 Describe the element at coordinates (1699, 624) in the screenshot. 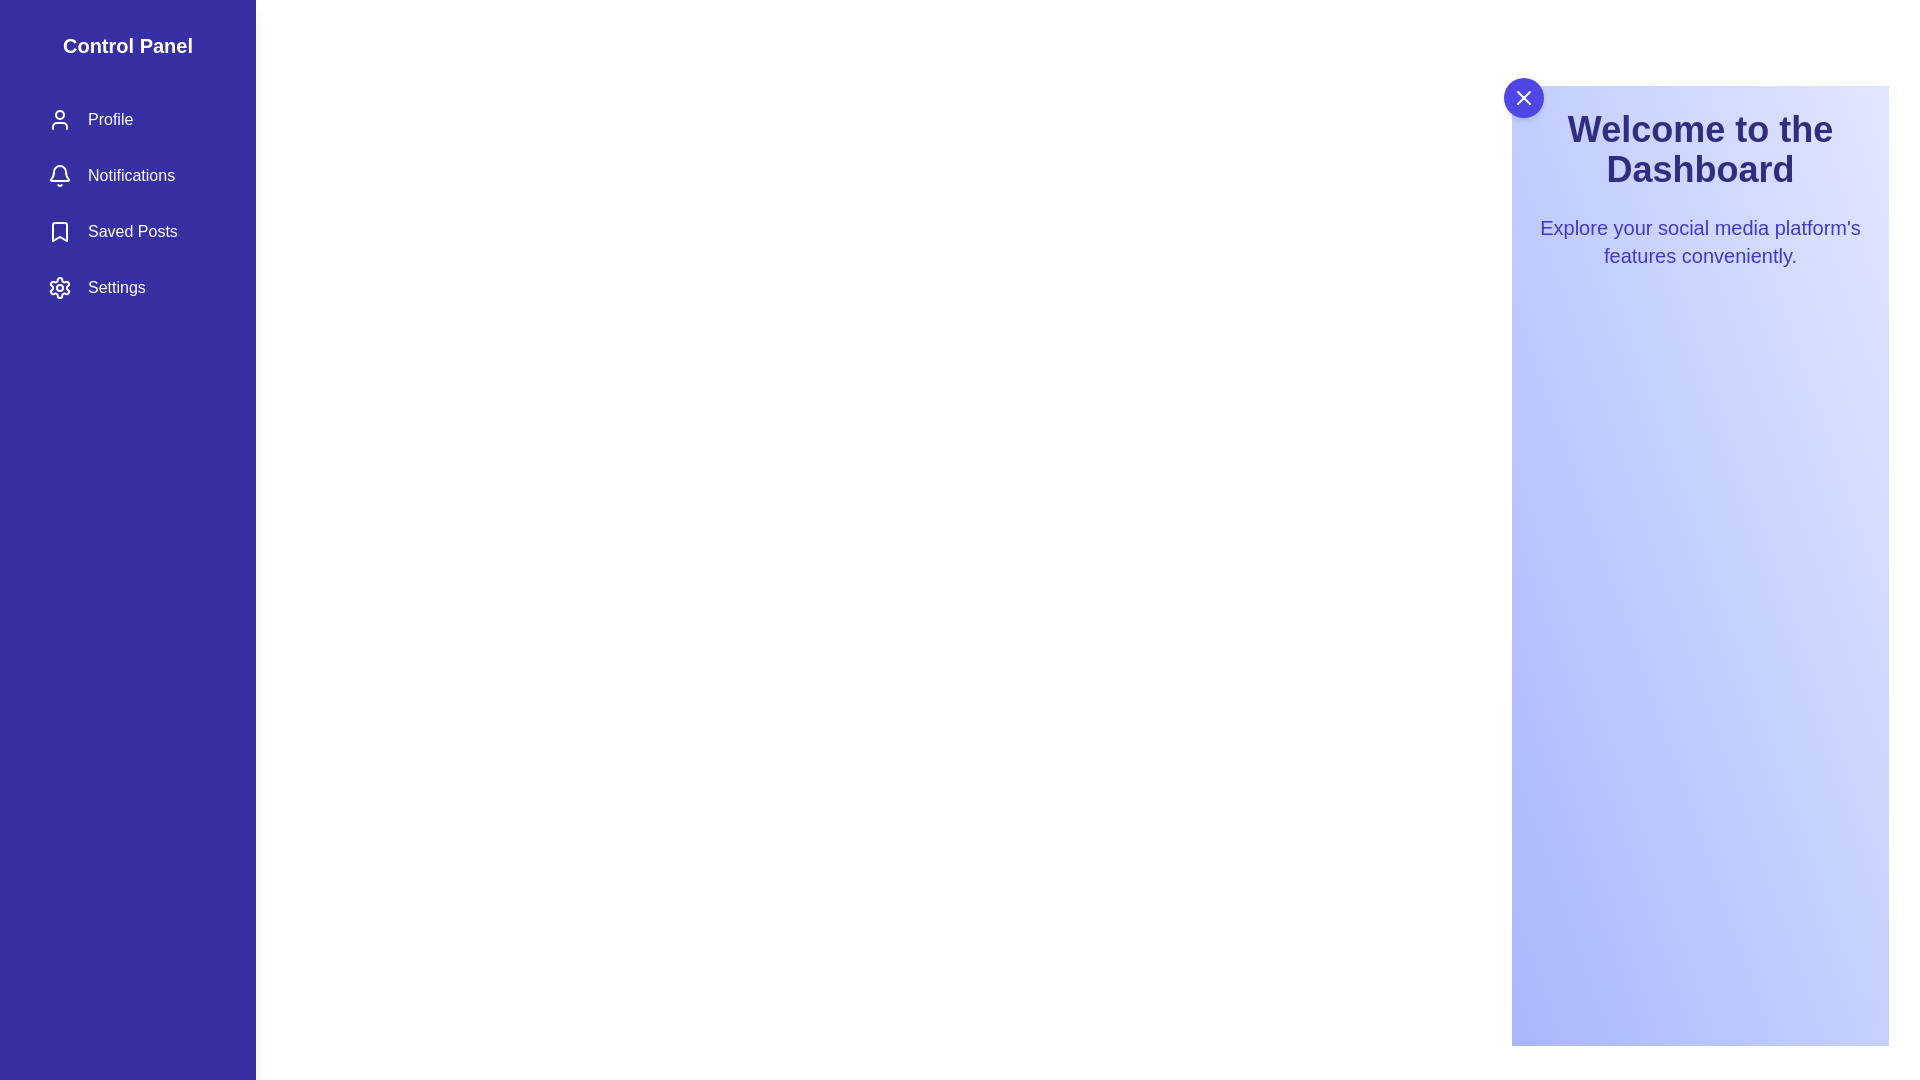

I see `the main content area to interact with it` at that location.